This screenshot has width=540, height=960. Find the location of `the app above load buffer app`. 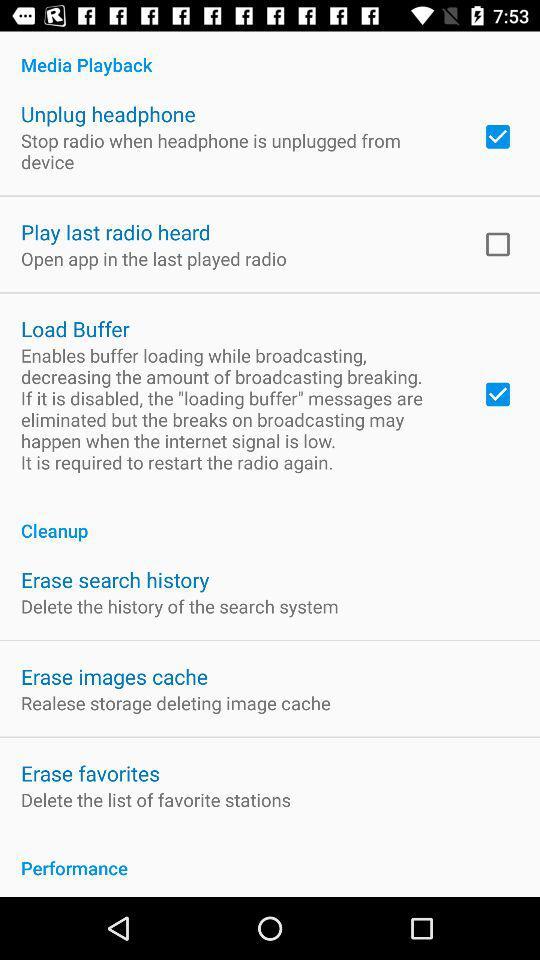

the app above load buffer app is located at coordinates (152, 257).